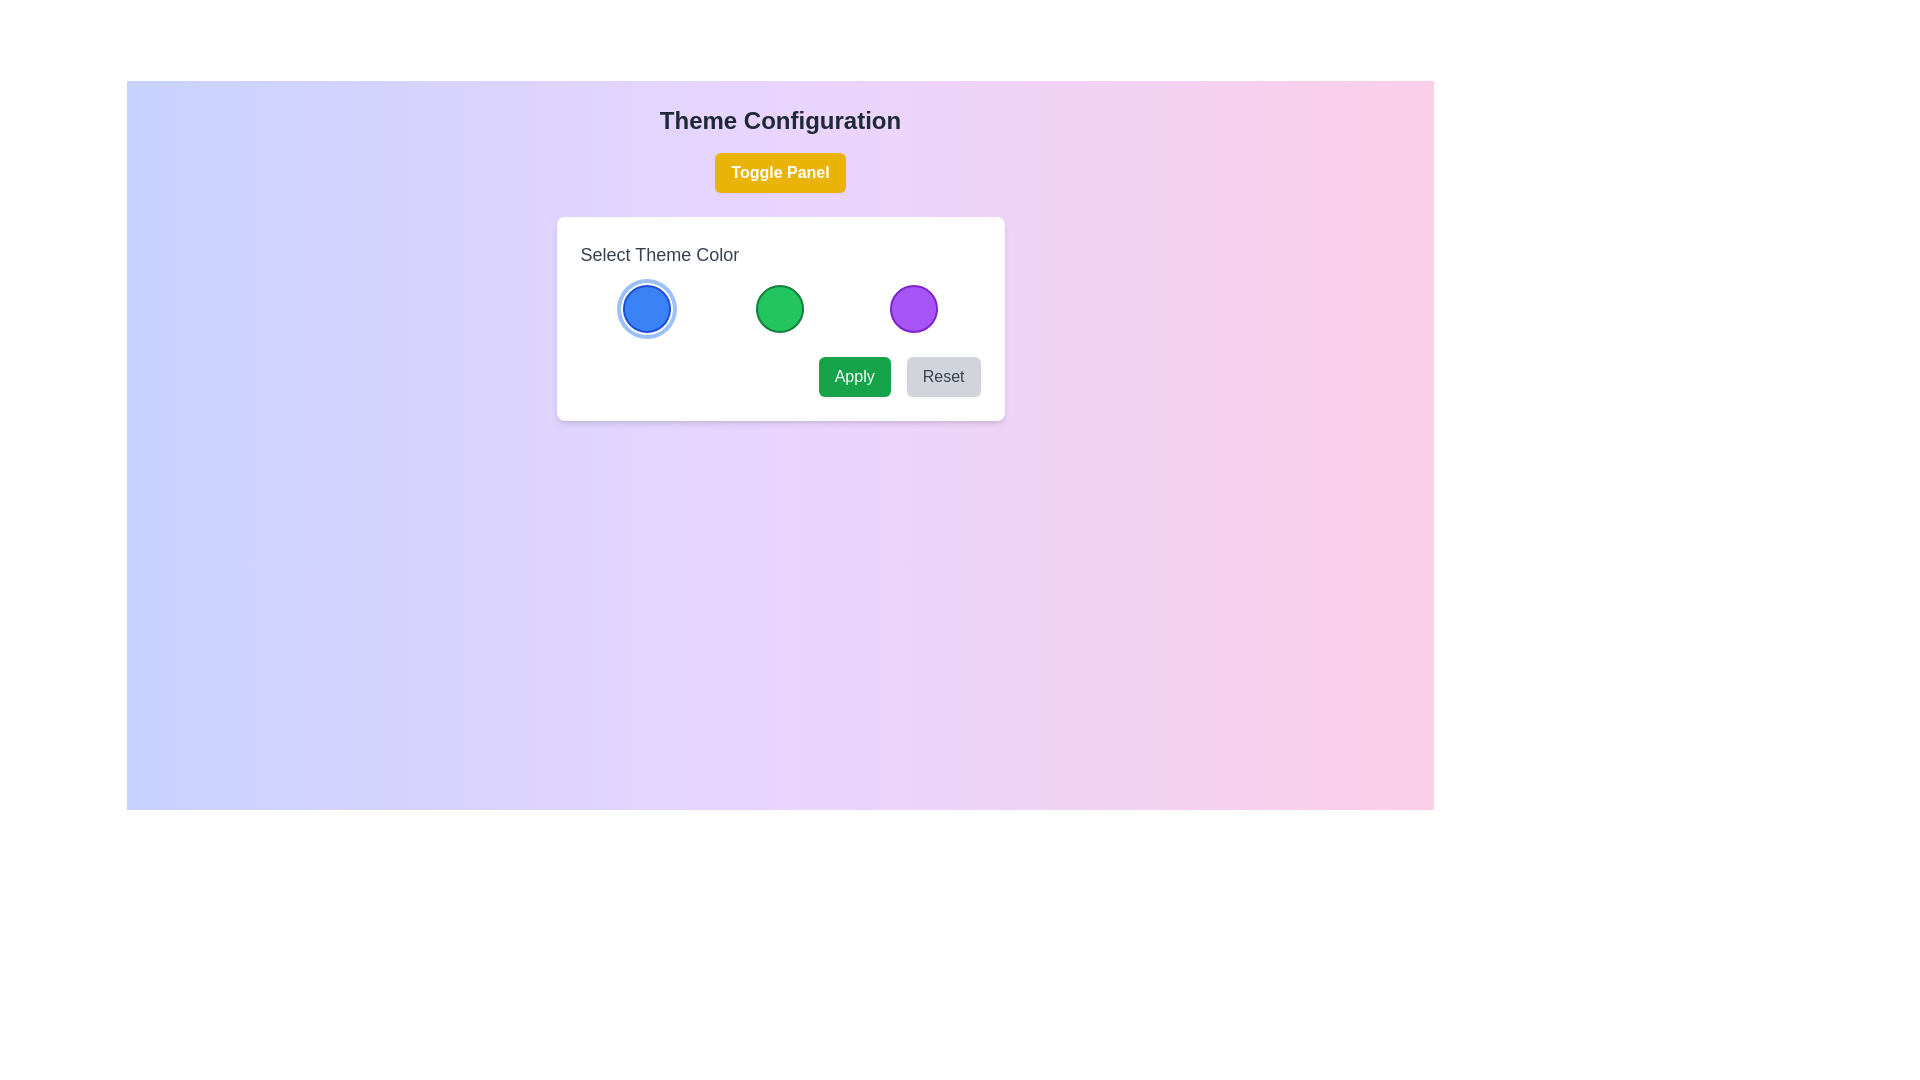 Image resolution: width=1920 pixels, height=1080 pixels. Describe the element at coordinates (912, 308) in the screenshot. I see `the third button in the horizontal group of theme color selectors to perform keyboard interaction` at that location.